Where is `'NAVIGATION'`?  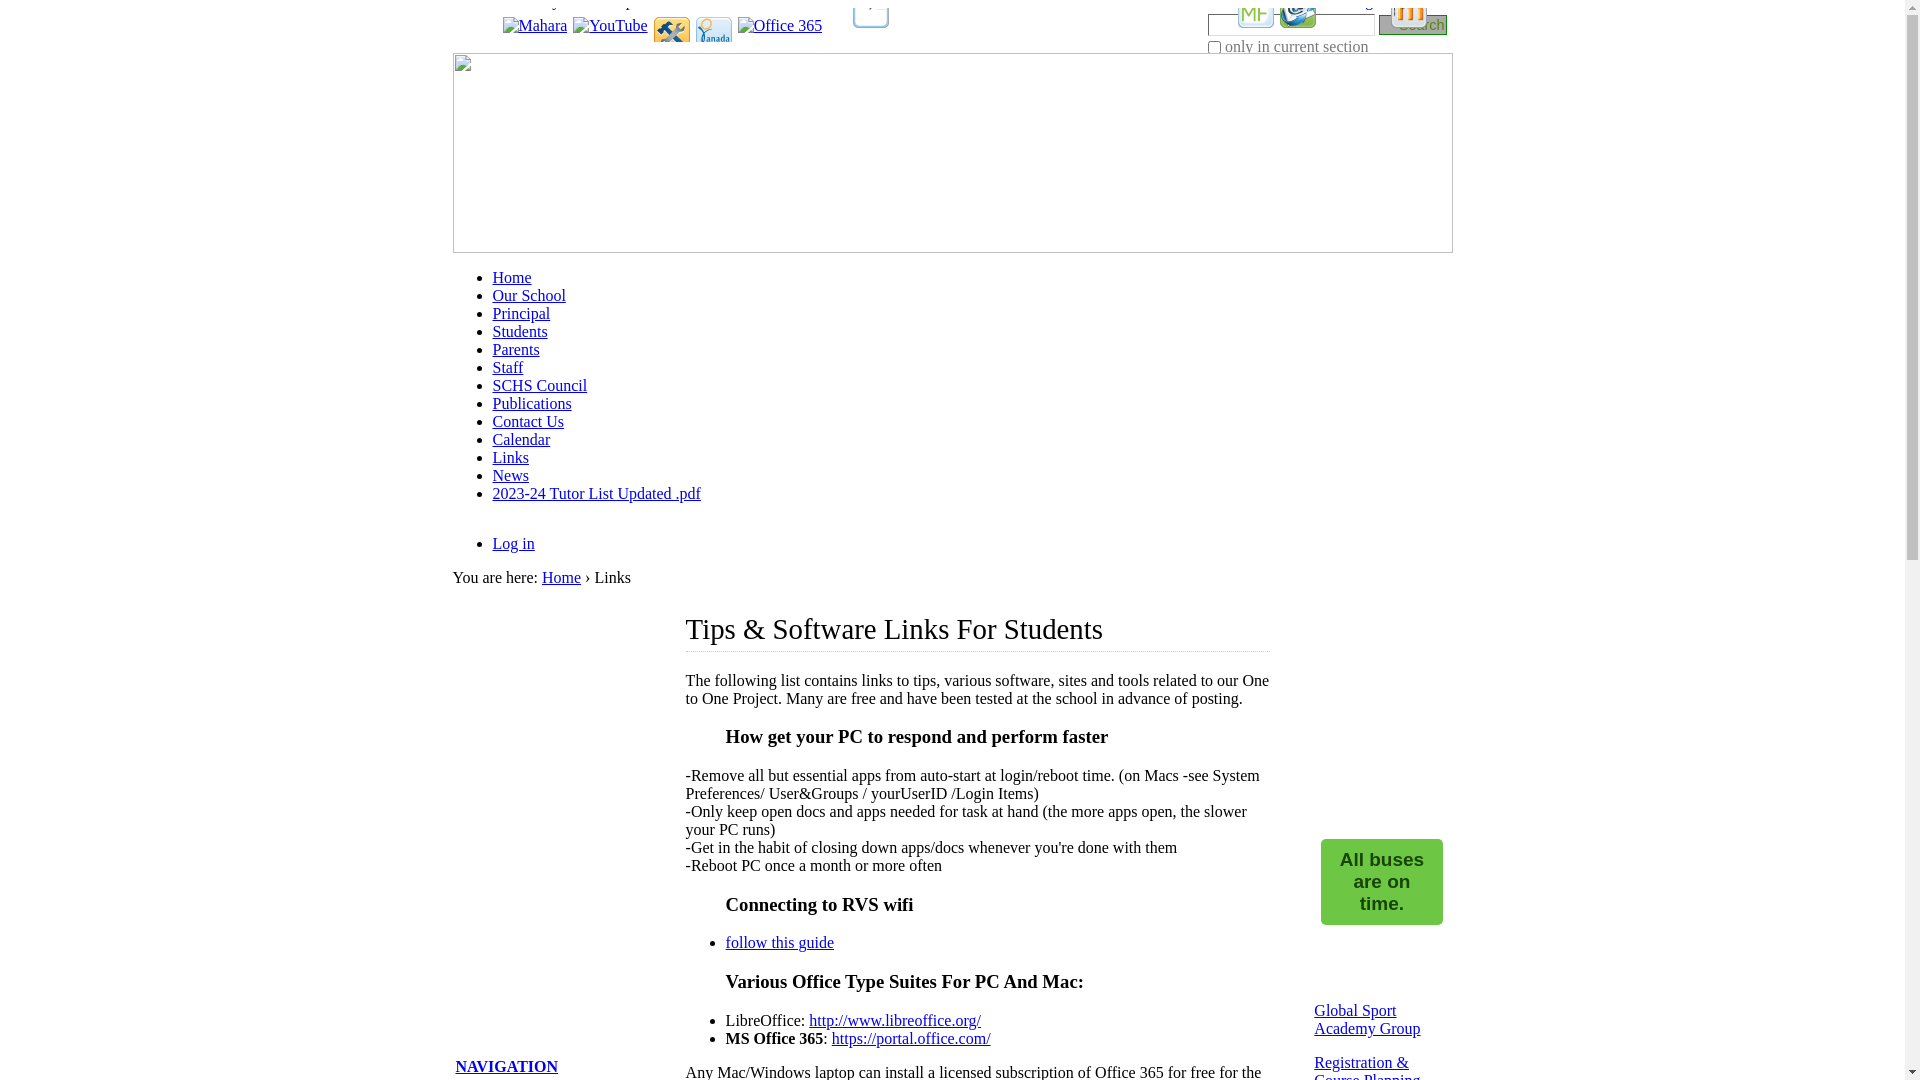
'NAVIGATION' is located at coordinates (455, 1065).